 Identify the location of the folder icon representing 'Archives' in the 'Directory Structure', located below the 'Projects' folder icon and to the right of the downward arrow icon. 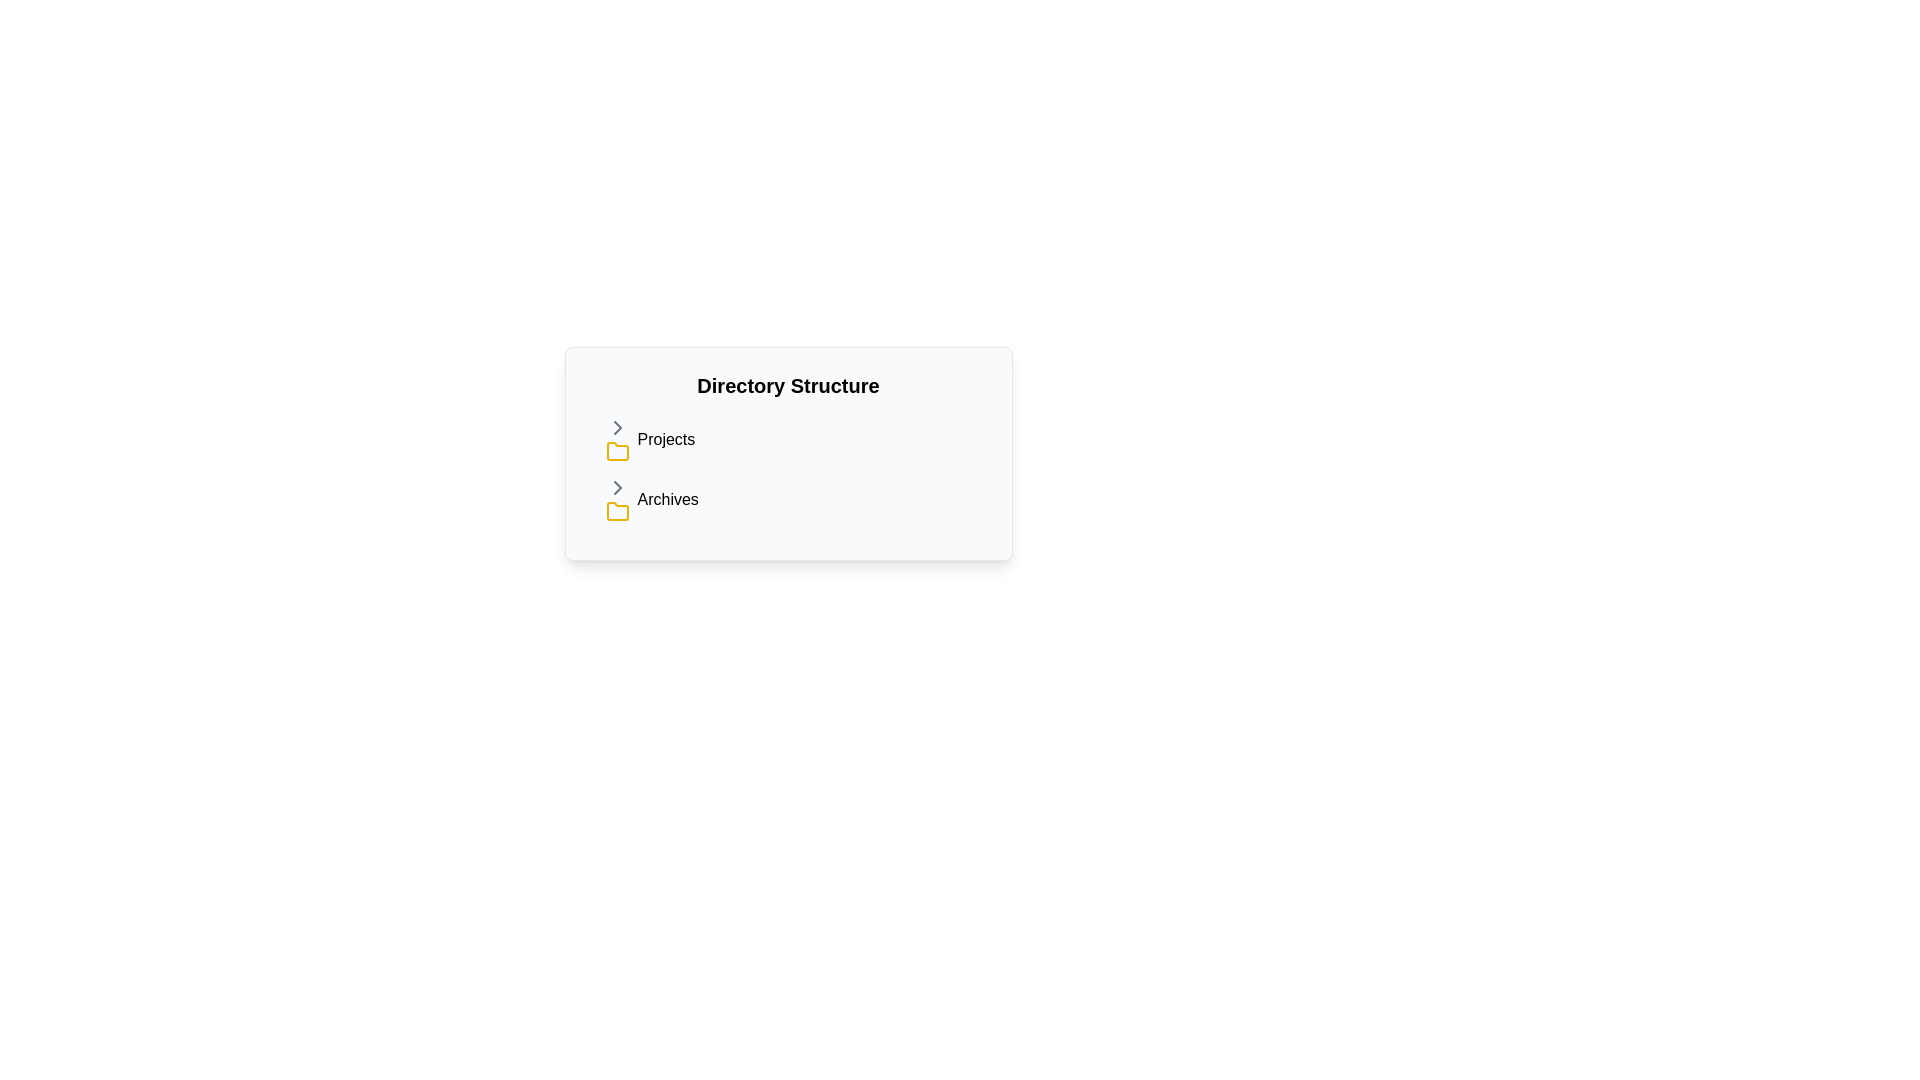
(616, 510).